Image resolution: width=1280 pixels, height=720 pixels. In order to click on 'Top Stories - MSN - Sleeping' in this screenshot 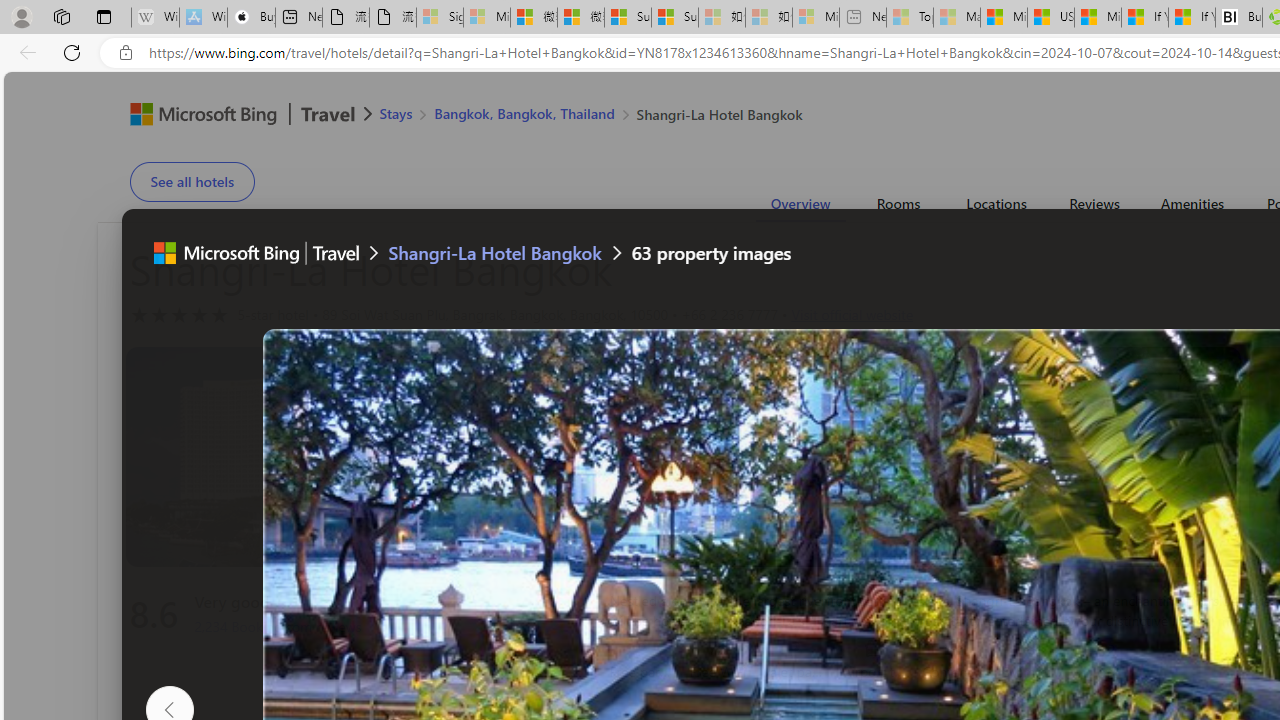, I will do `click(909, 17)`.